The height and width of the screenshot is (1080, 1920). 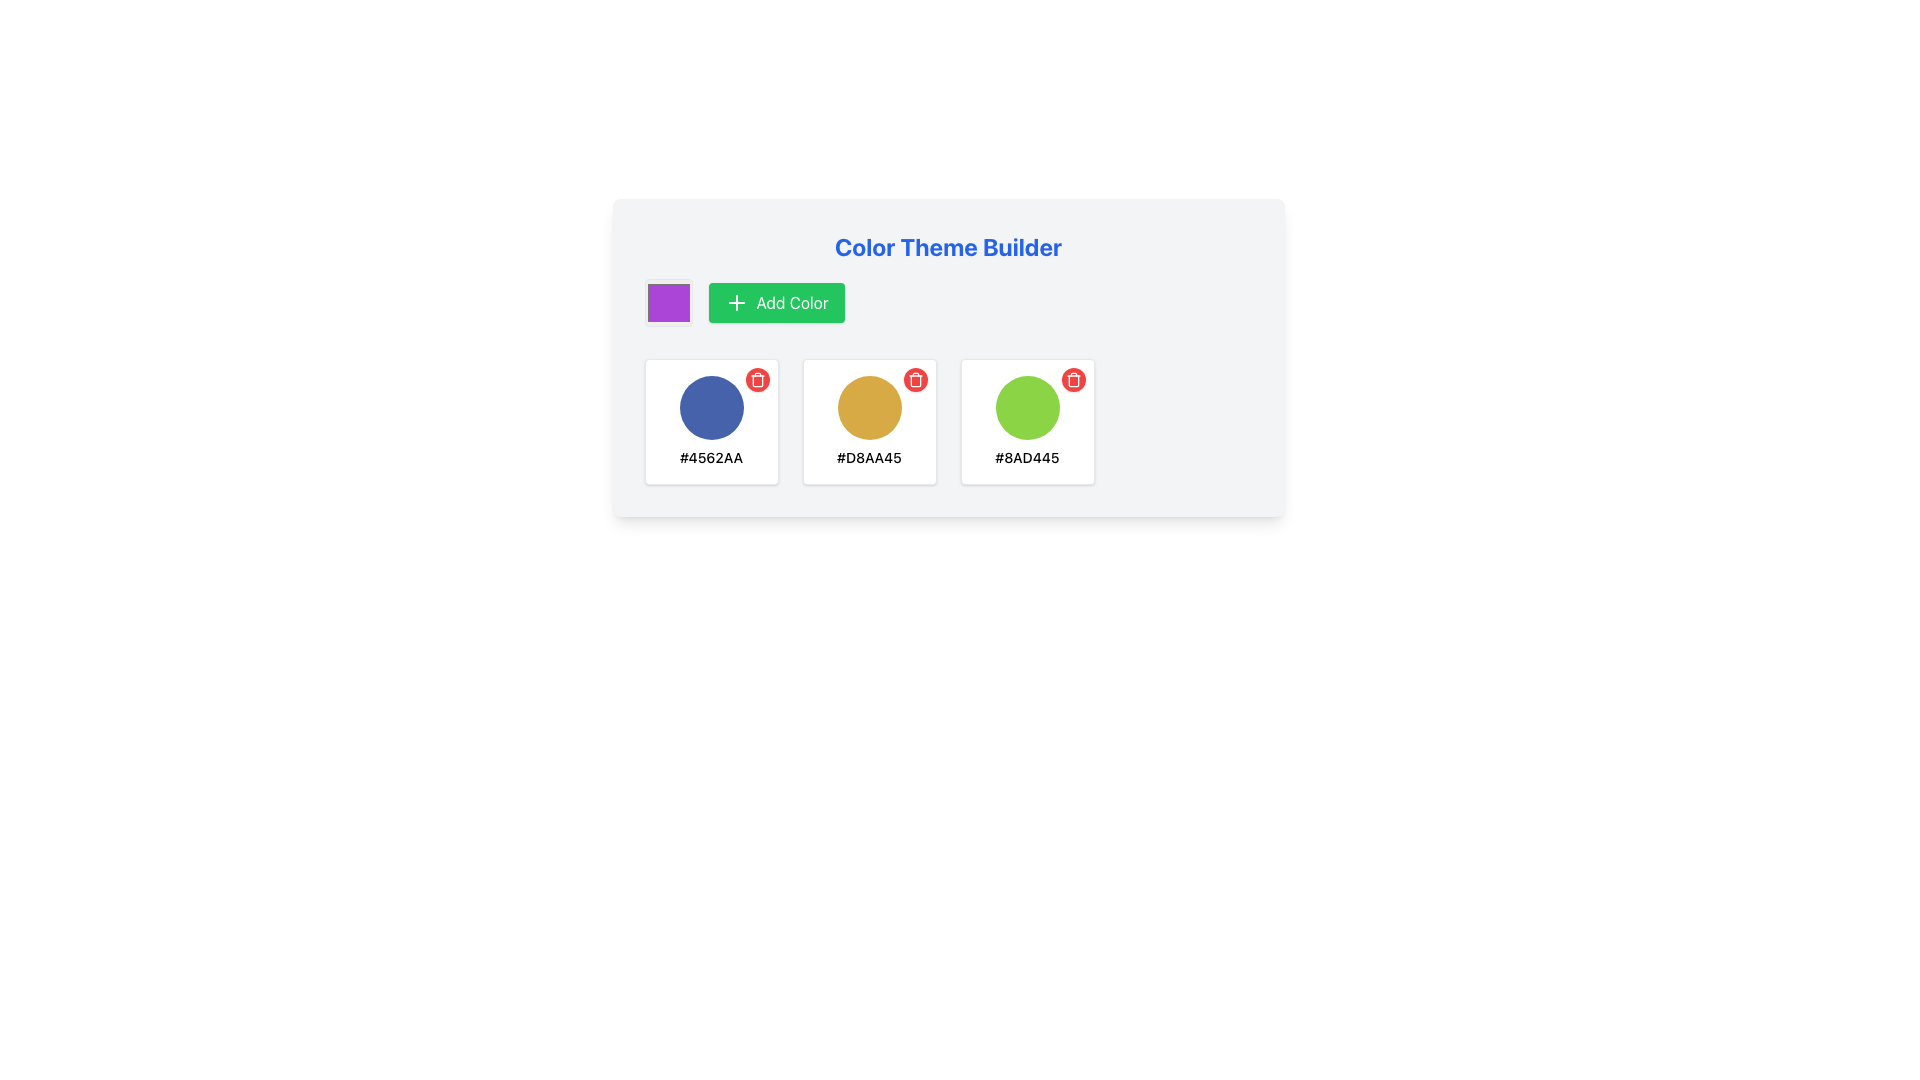 I want to click on the color representation UI component located in the middle-top area of the color theme management interface, which is the third block in a row of color swatches, so click(x=1027, y=407).